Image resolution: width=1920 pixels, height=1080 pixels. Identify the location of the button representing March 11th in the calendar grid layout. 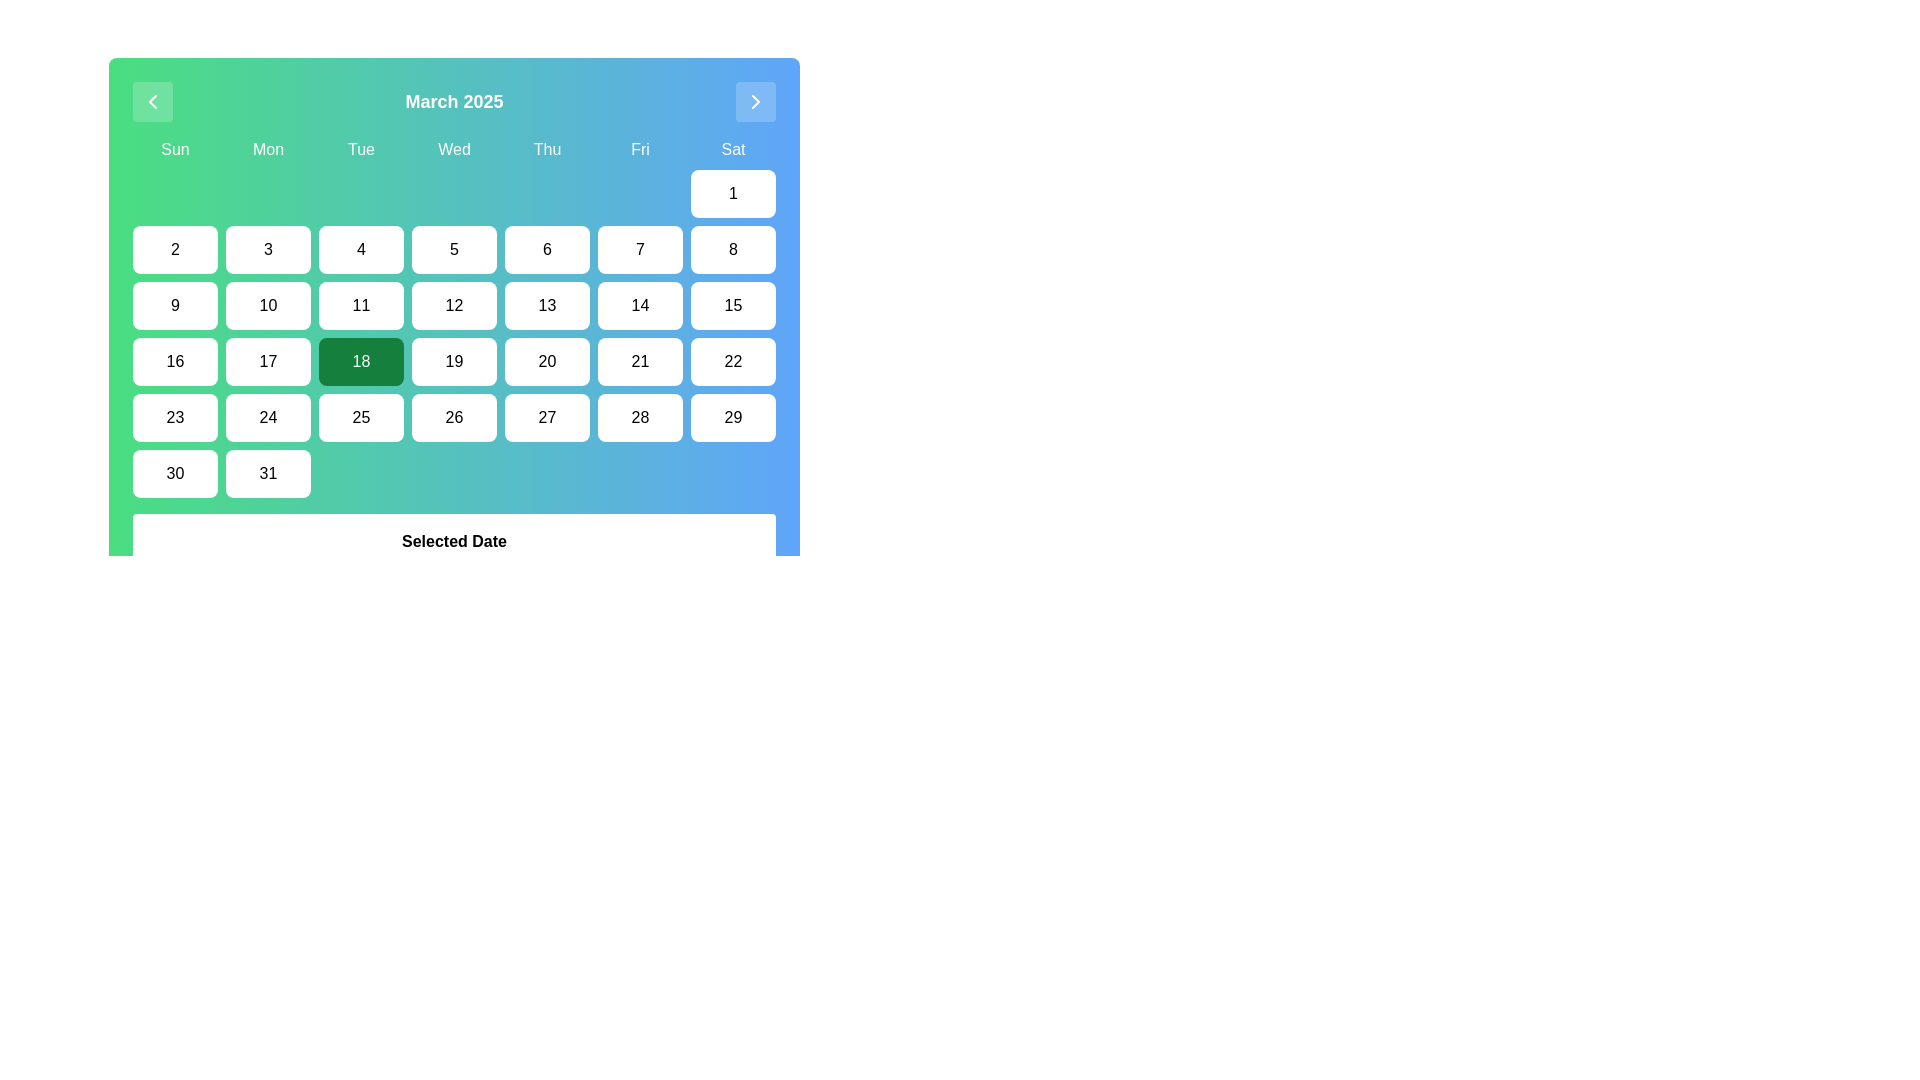
(361, 305).